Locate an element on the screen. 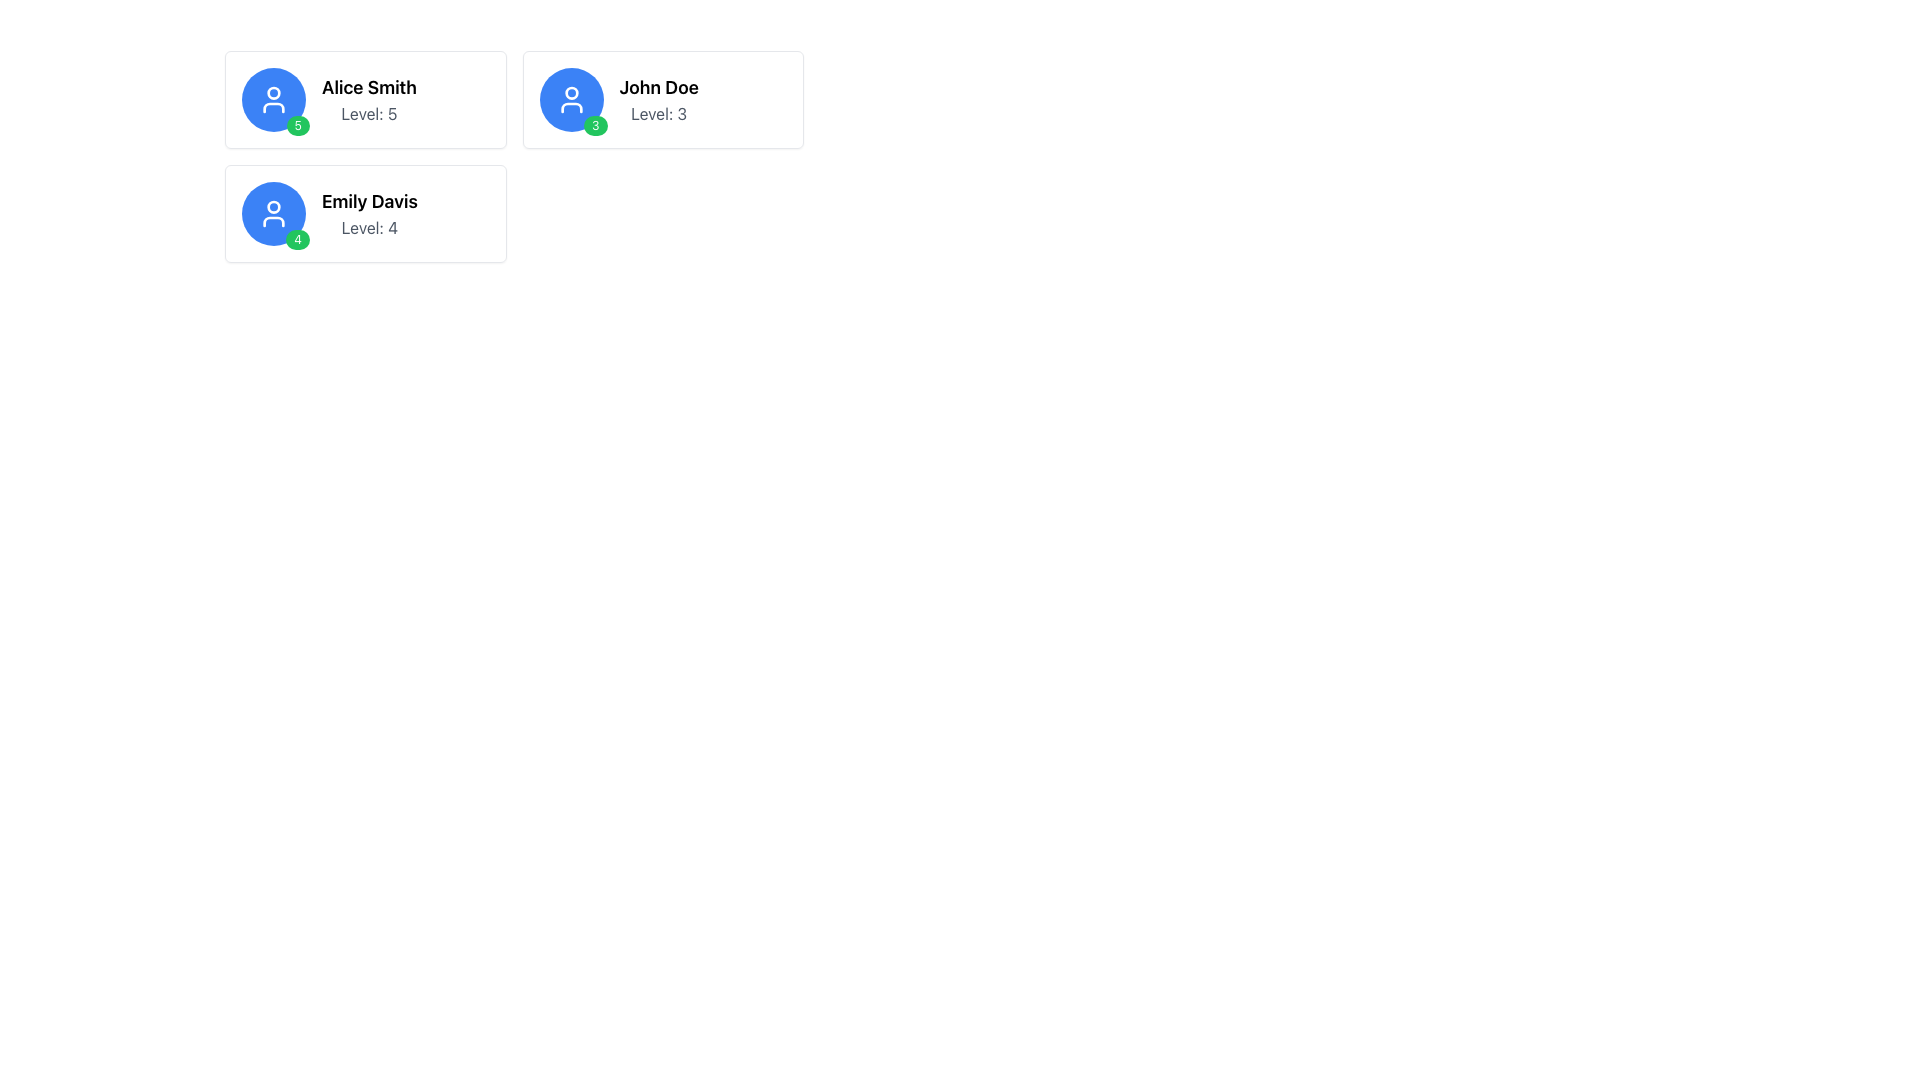  small circular SVG Circle element located at the top-center of the user icon for 'John Doe, Level: 3' to gather additional details is located at coordinates (570, 93).